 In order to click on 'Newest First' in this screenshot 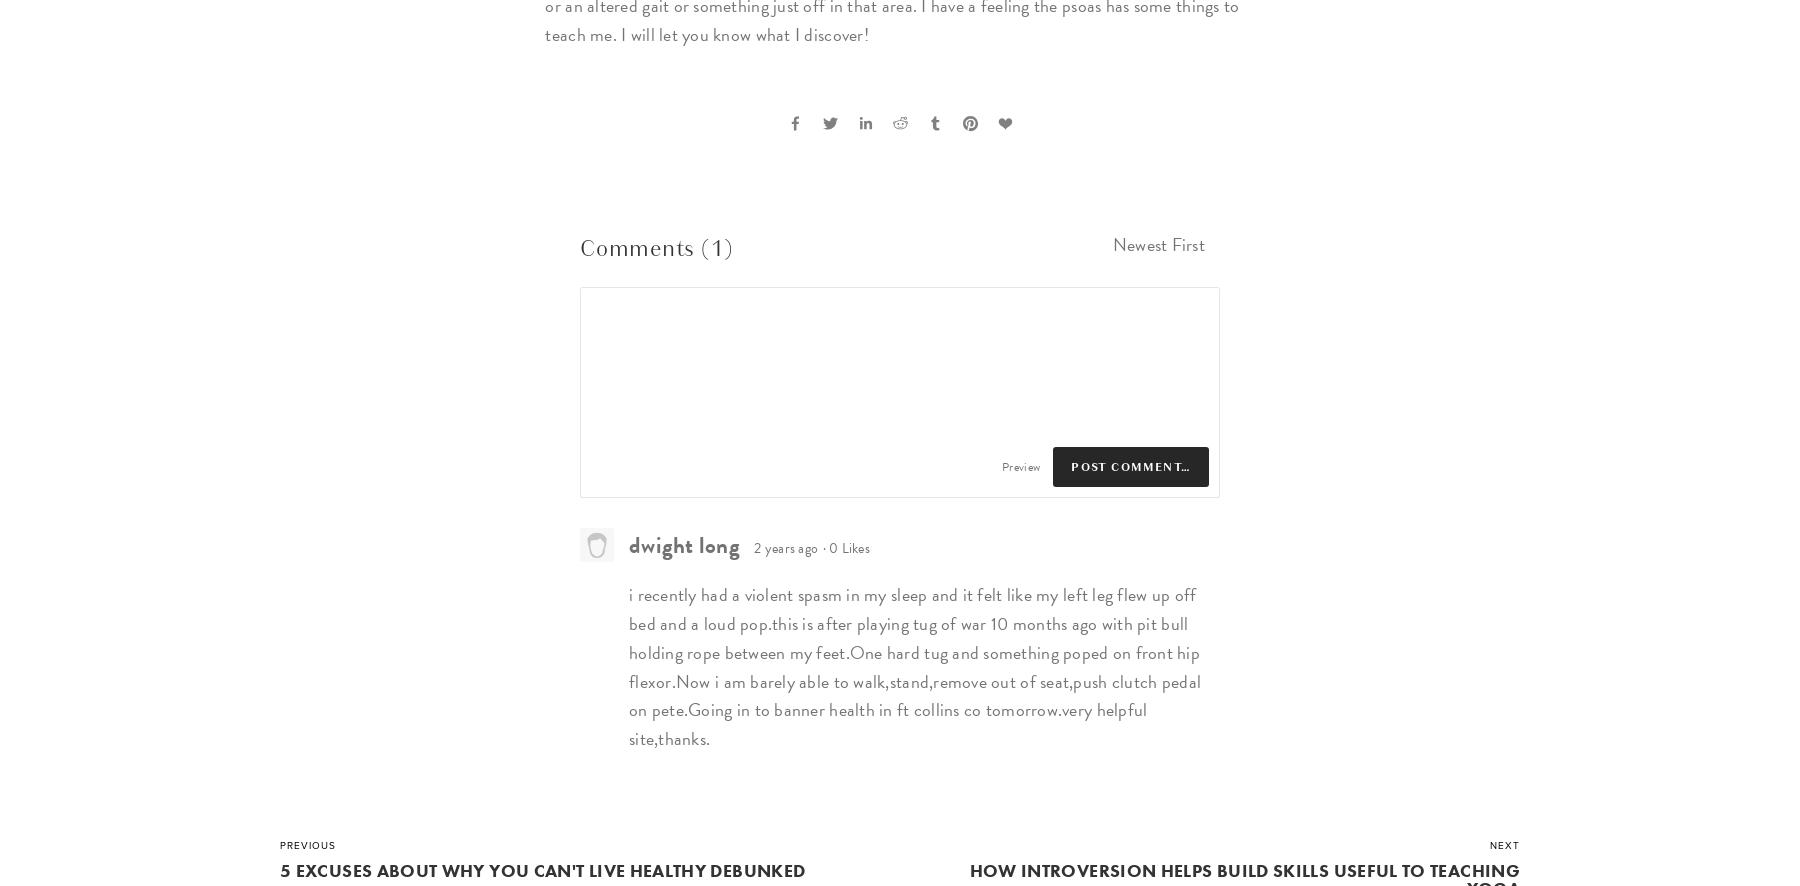, I will do `click(1157, 243)`.